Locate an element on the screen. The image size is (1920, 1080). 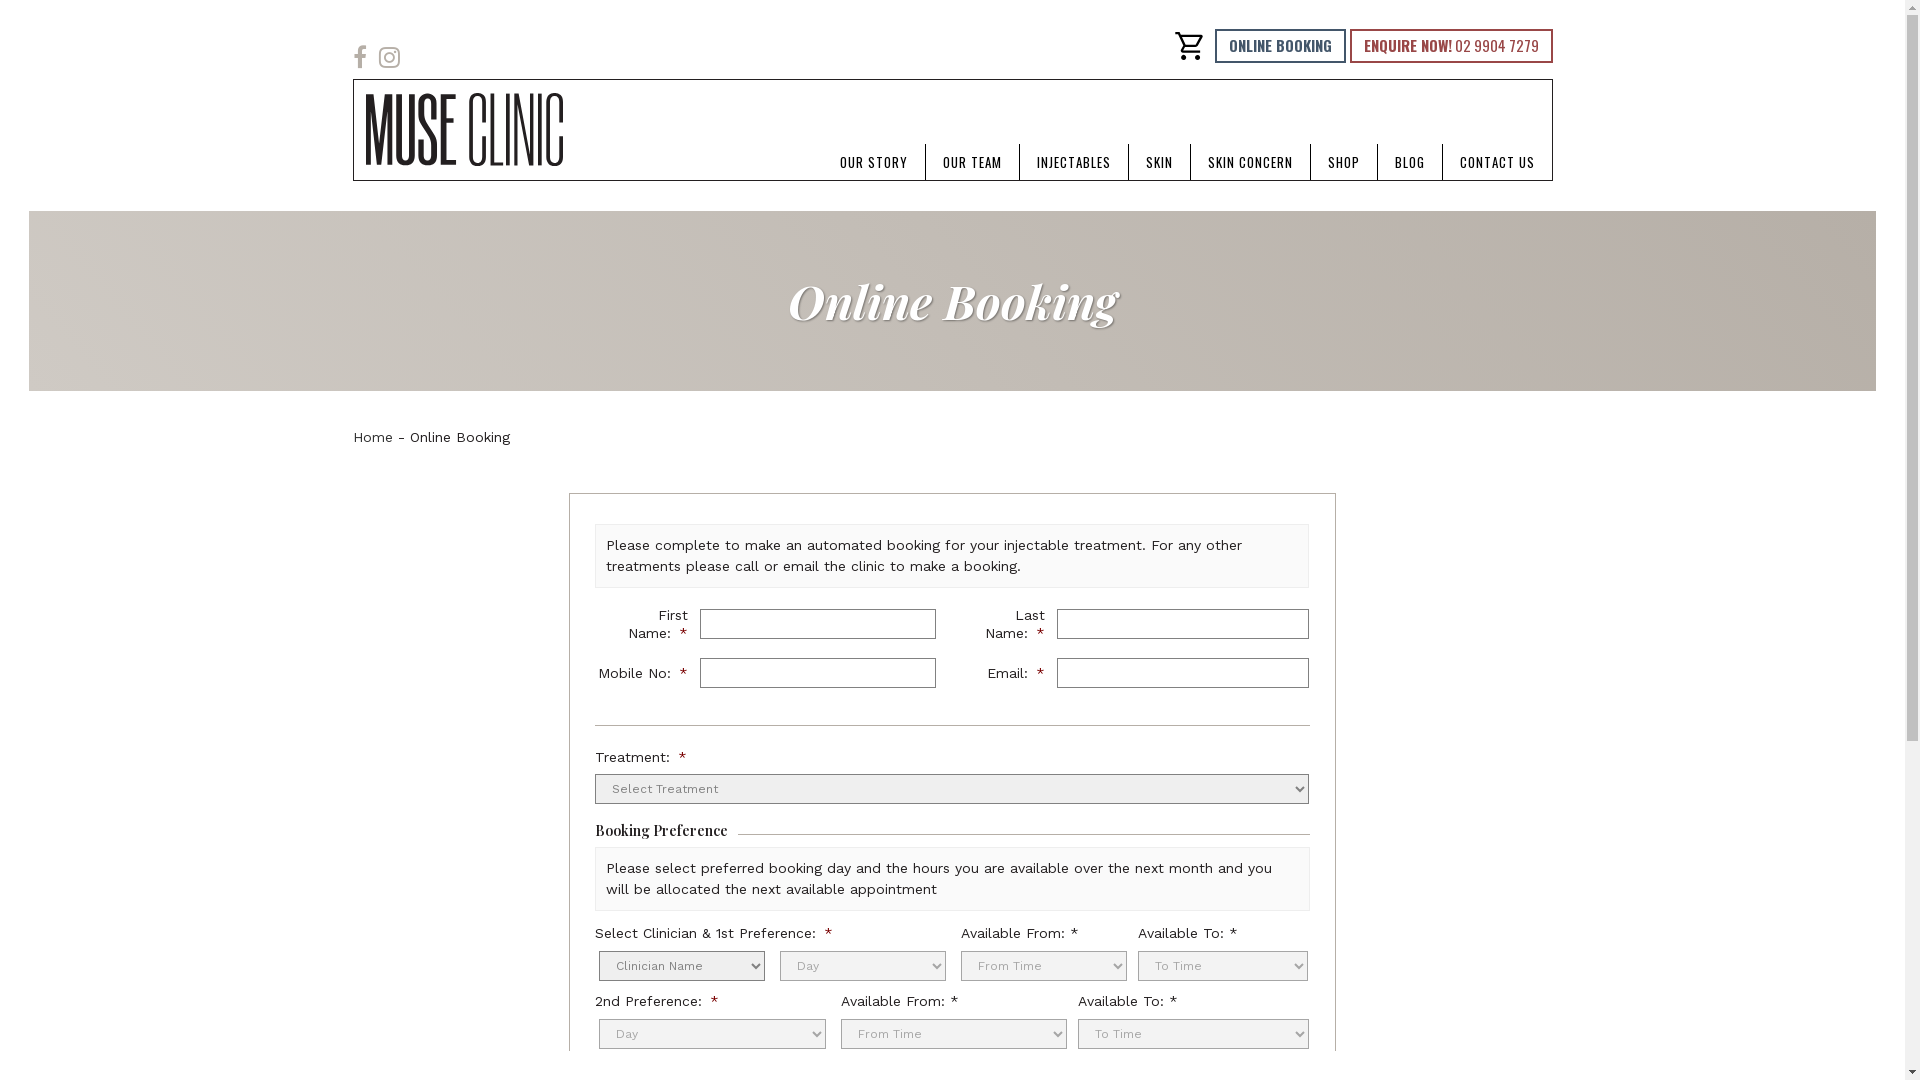
'SKIN' is located at coordinates (1158, 161).